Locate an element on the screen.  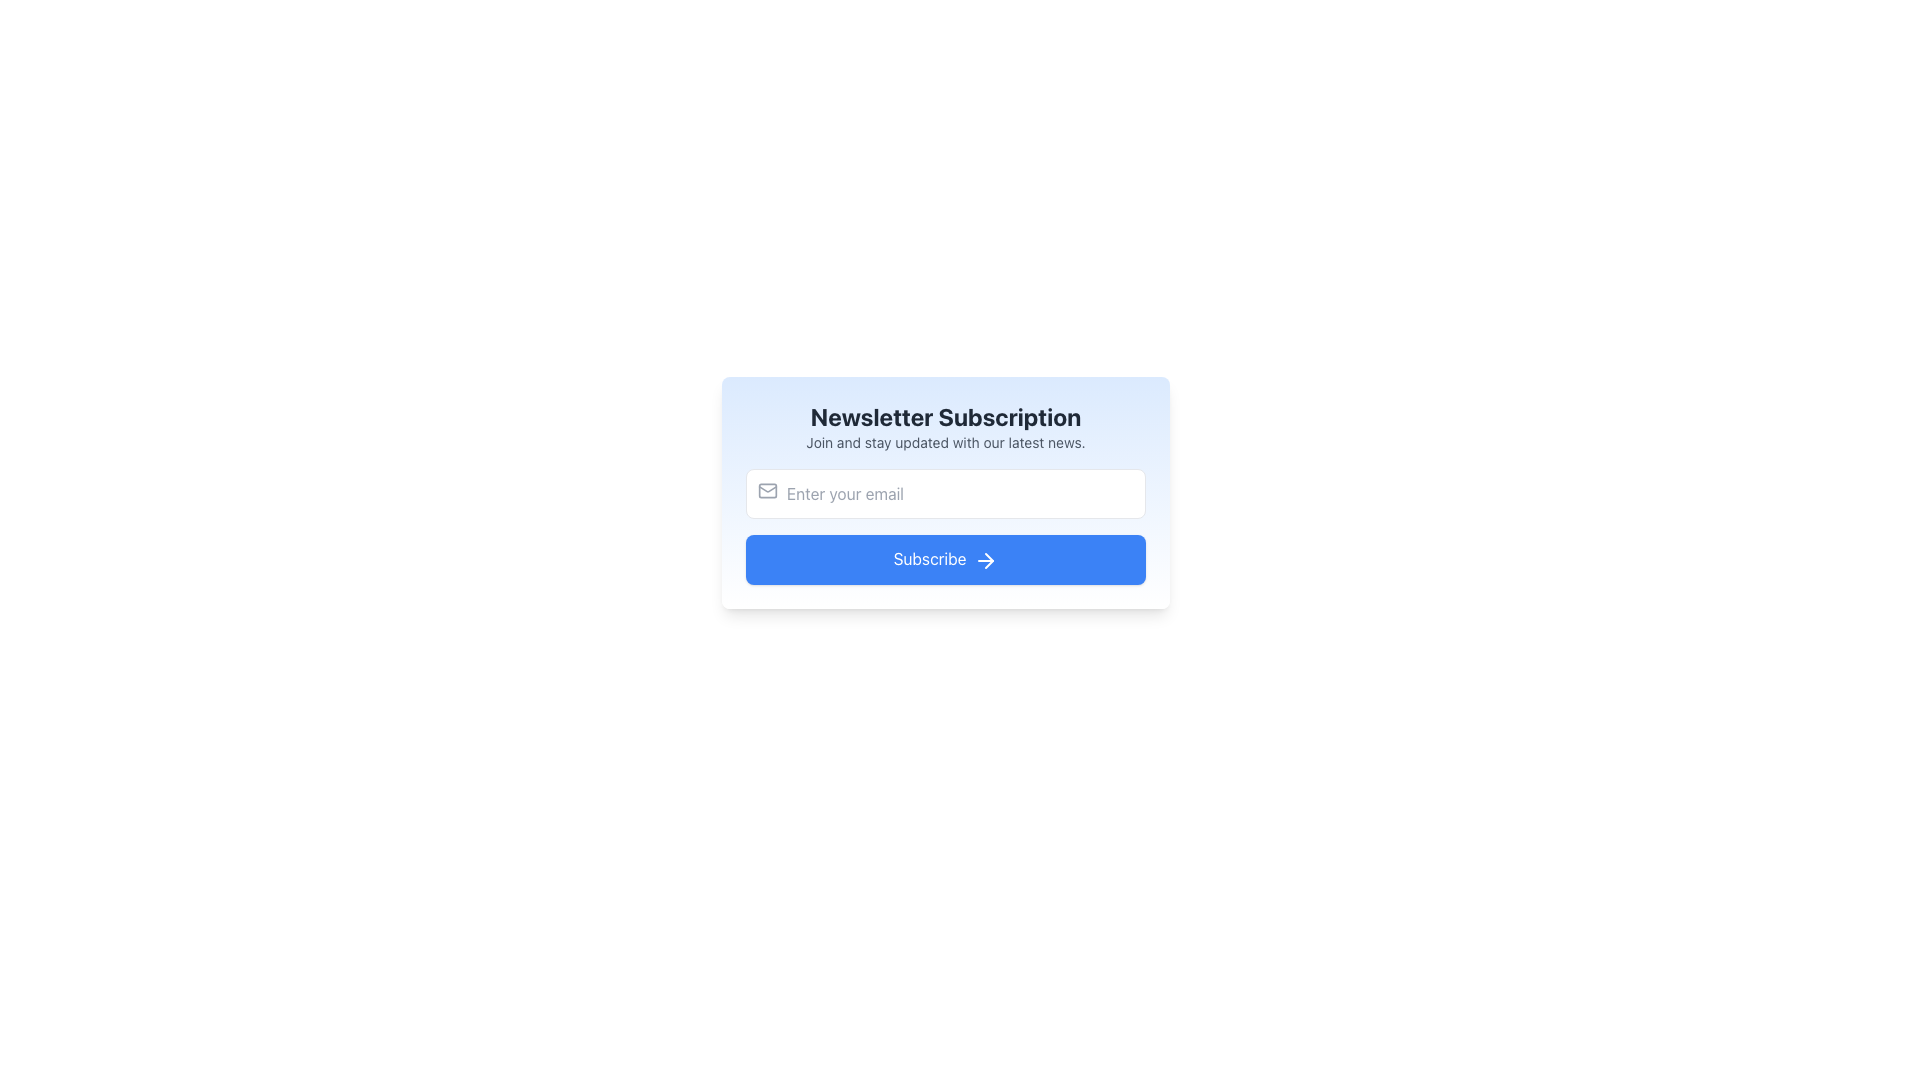
the email envelope icon located to the left of the email input field in the UI card is located at coordinates (767, 490).